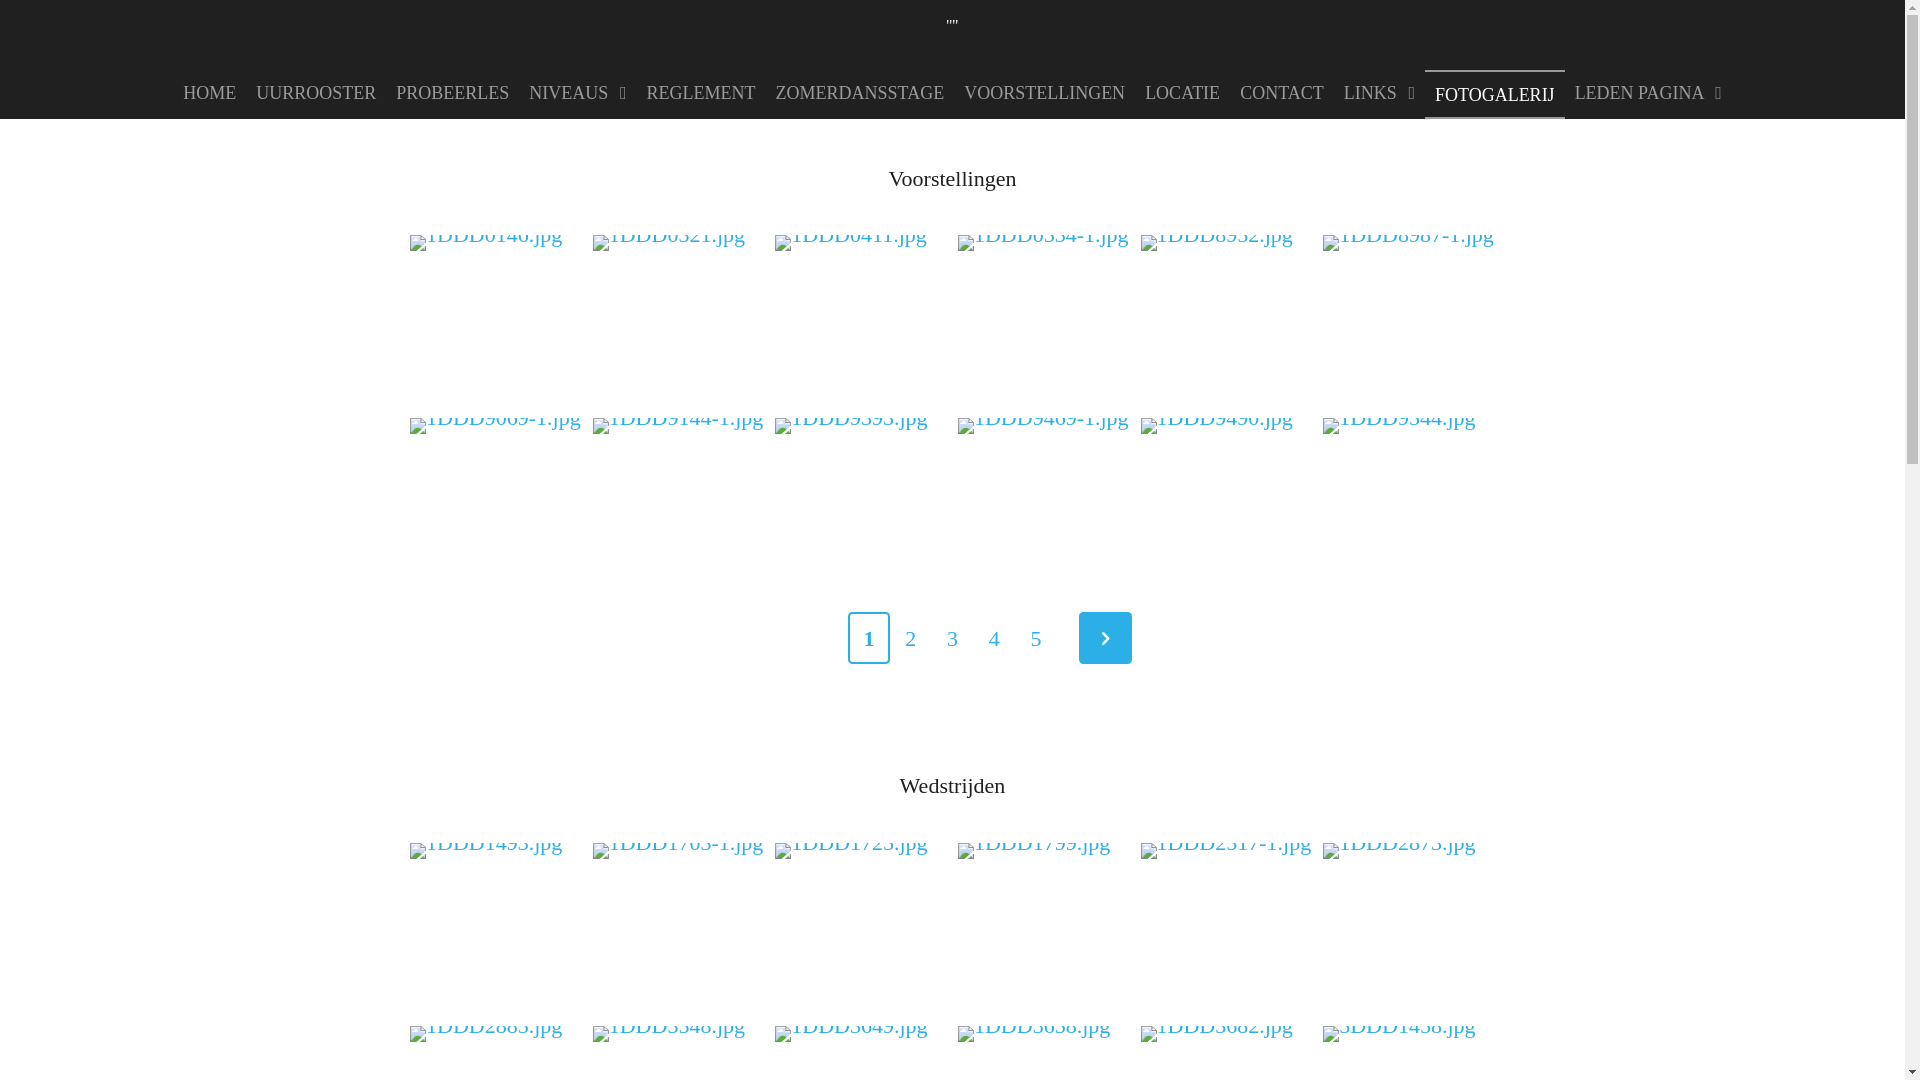 This screenshot has height=1080, width=1920. Describe the element at coordinates (1648, 92) in the screenshot. I see `'LEDEN PAGINA'` at that location.